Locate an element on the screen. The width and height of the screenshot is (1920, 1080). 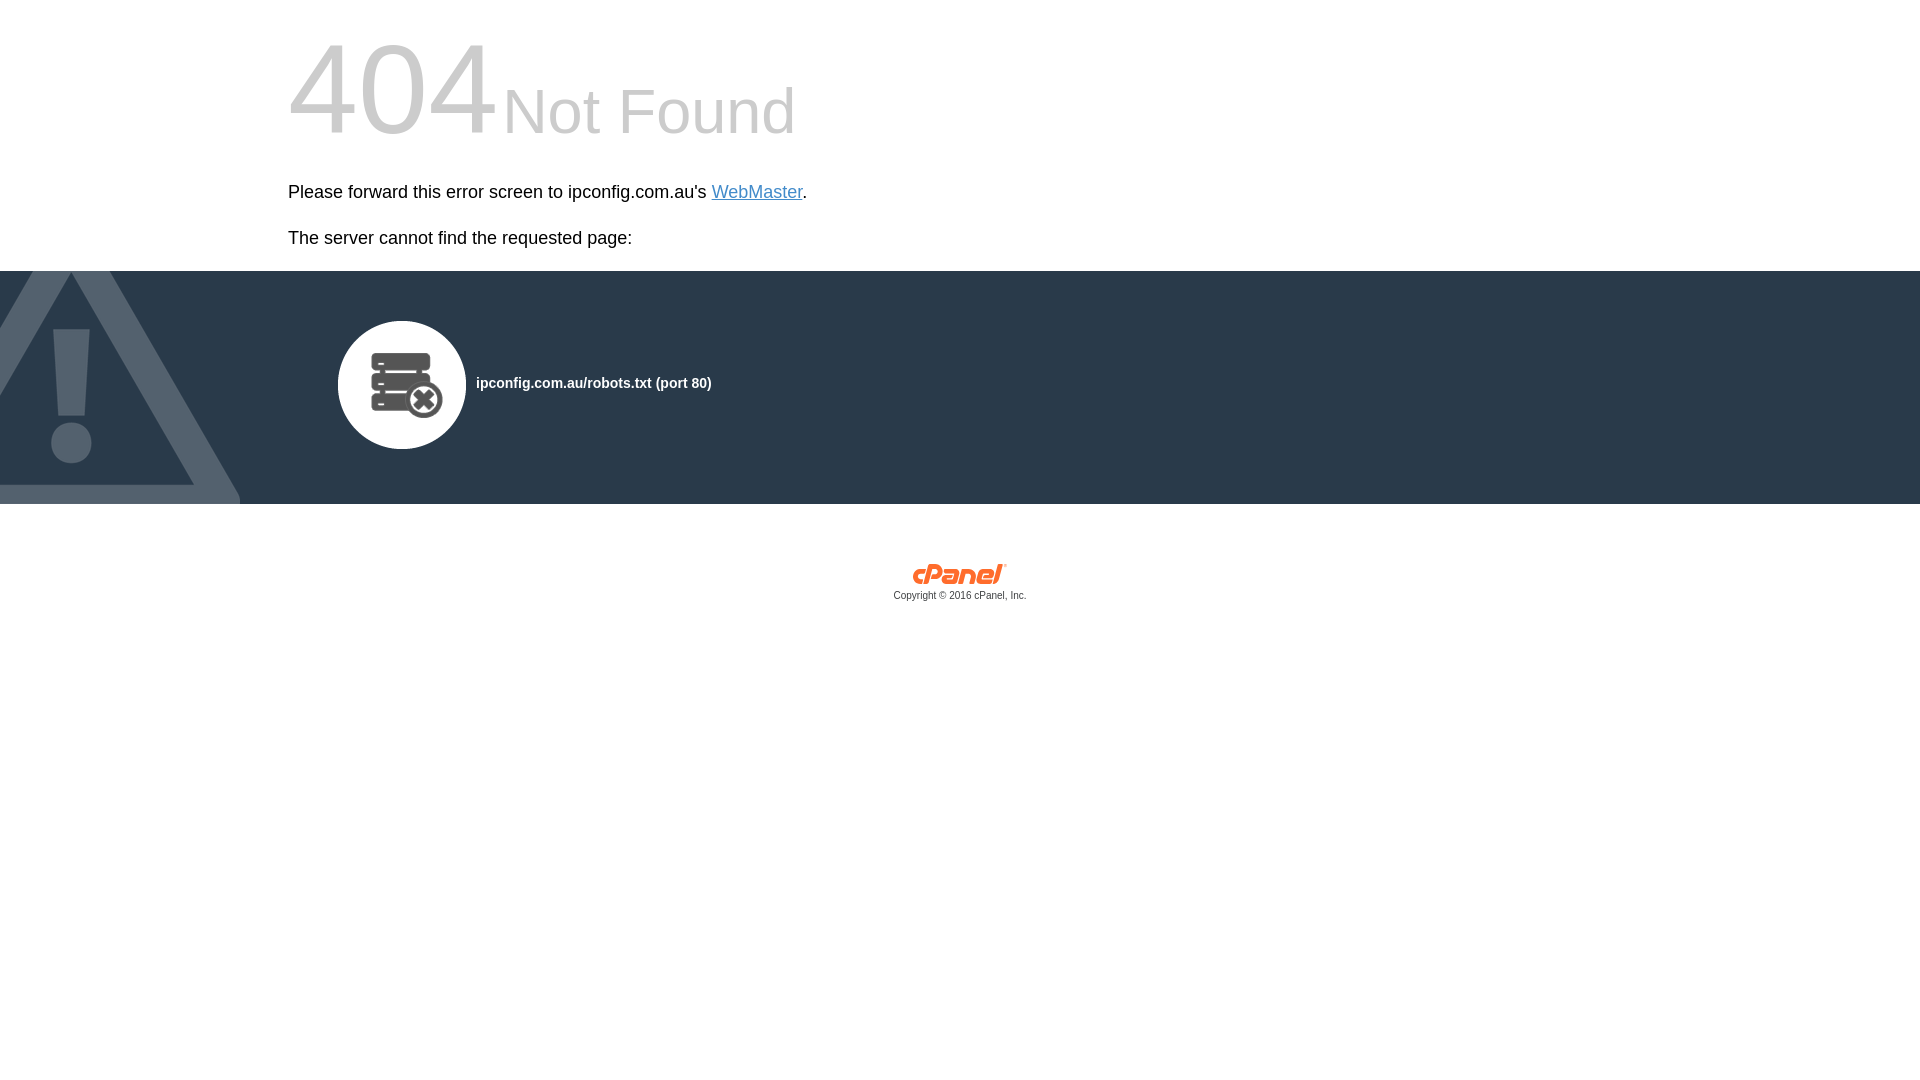
'WebMaster' is located at coordinates (756, 192).